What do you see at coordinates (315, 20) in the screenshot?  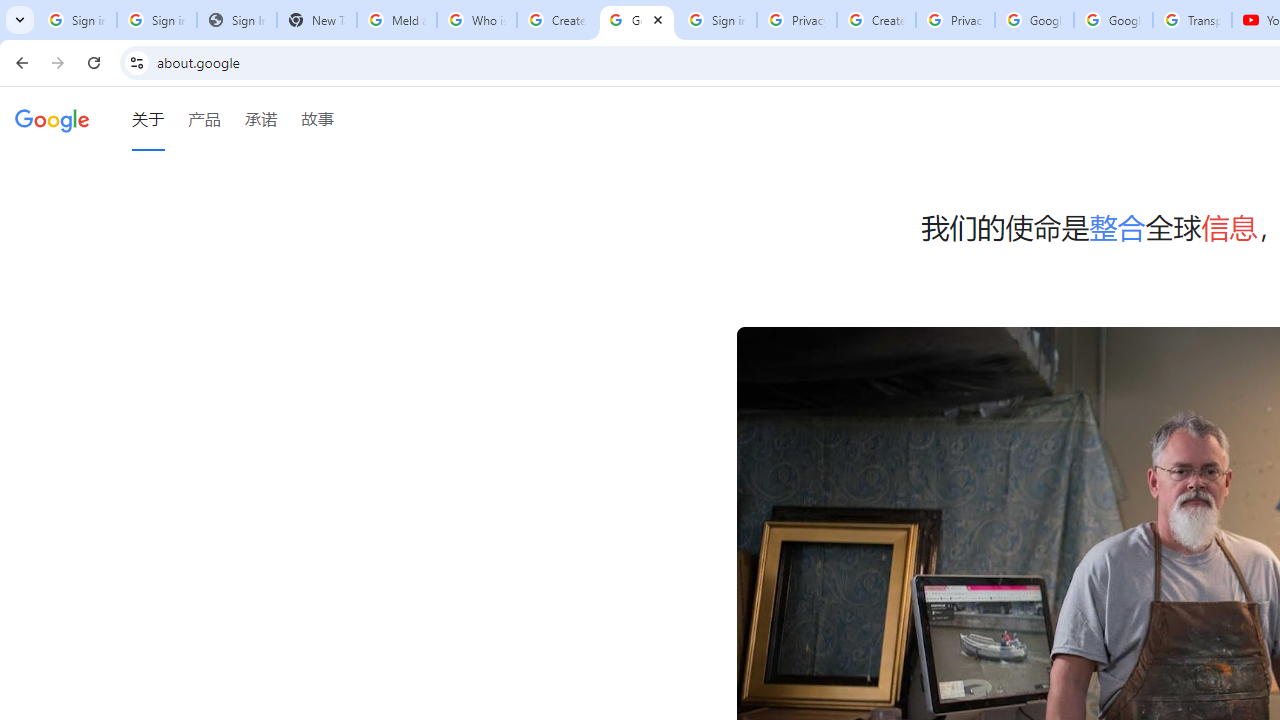 I see `'New Tab'` at bounding box center [315, 20].